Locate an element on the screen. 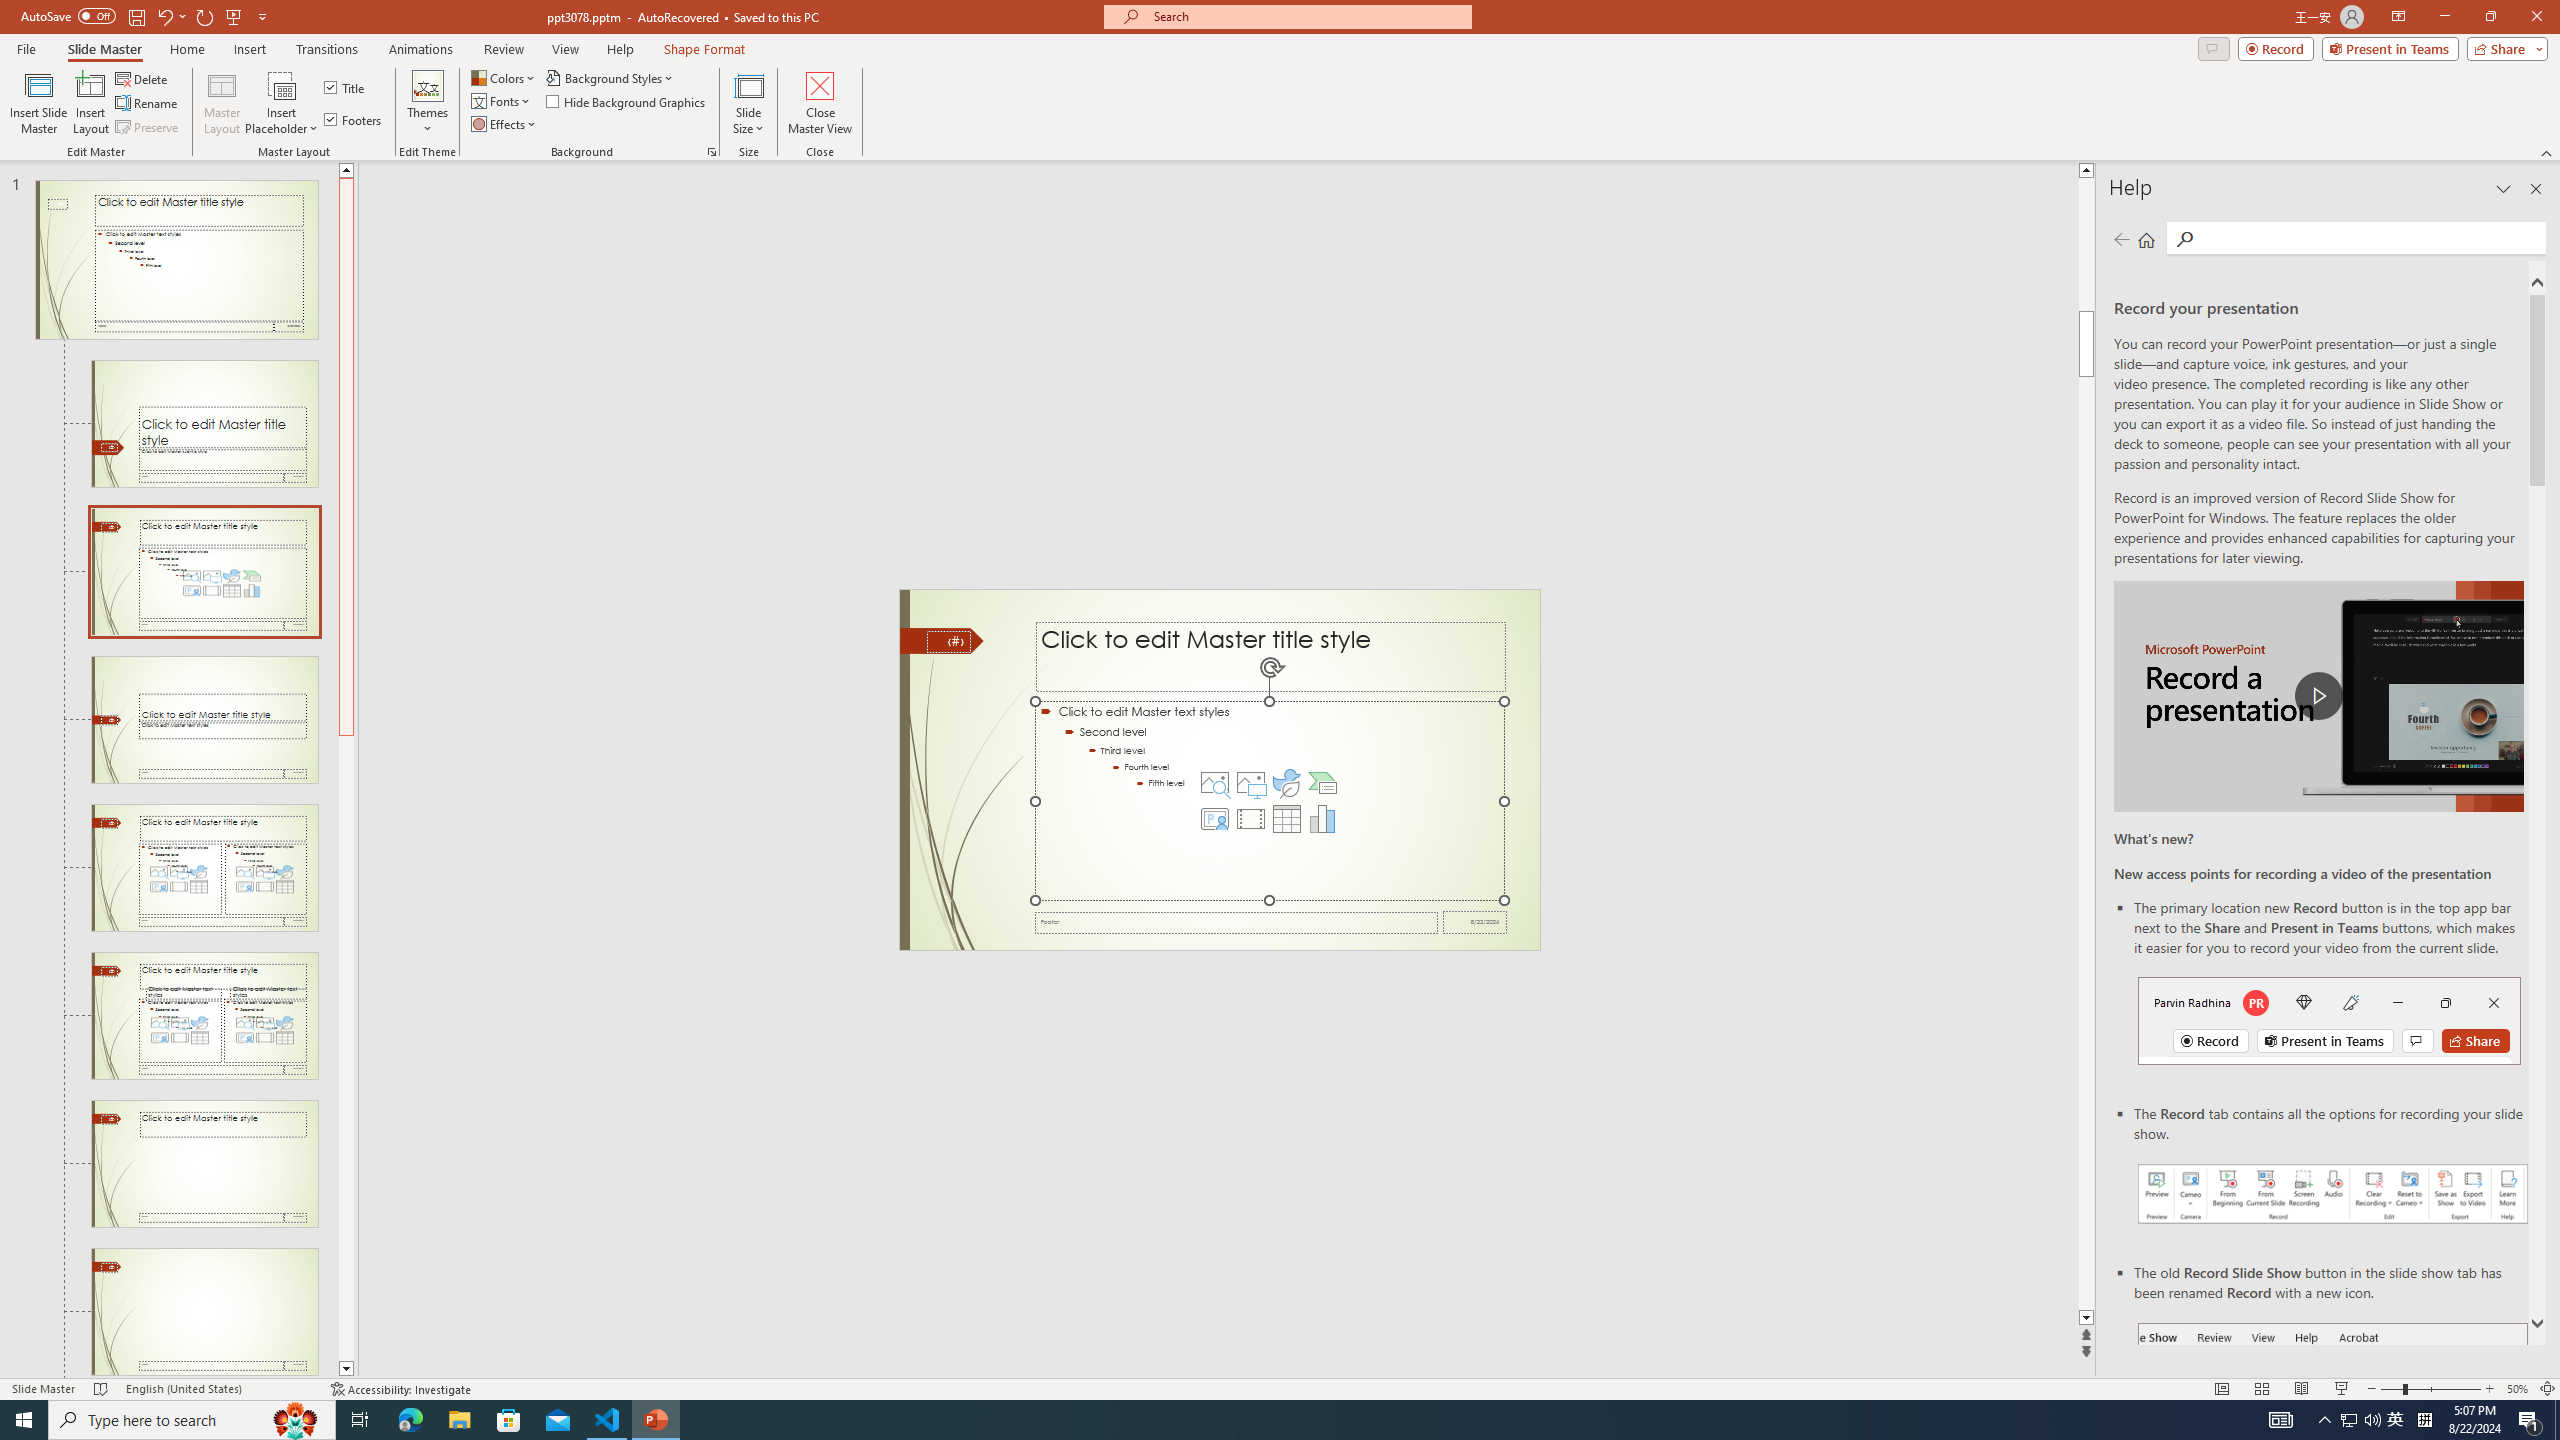 Image resolution: width=2560 pixels, height=1440 pixels. 'Search' is located at coordinates (2368, 237).